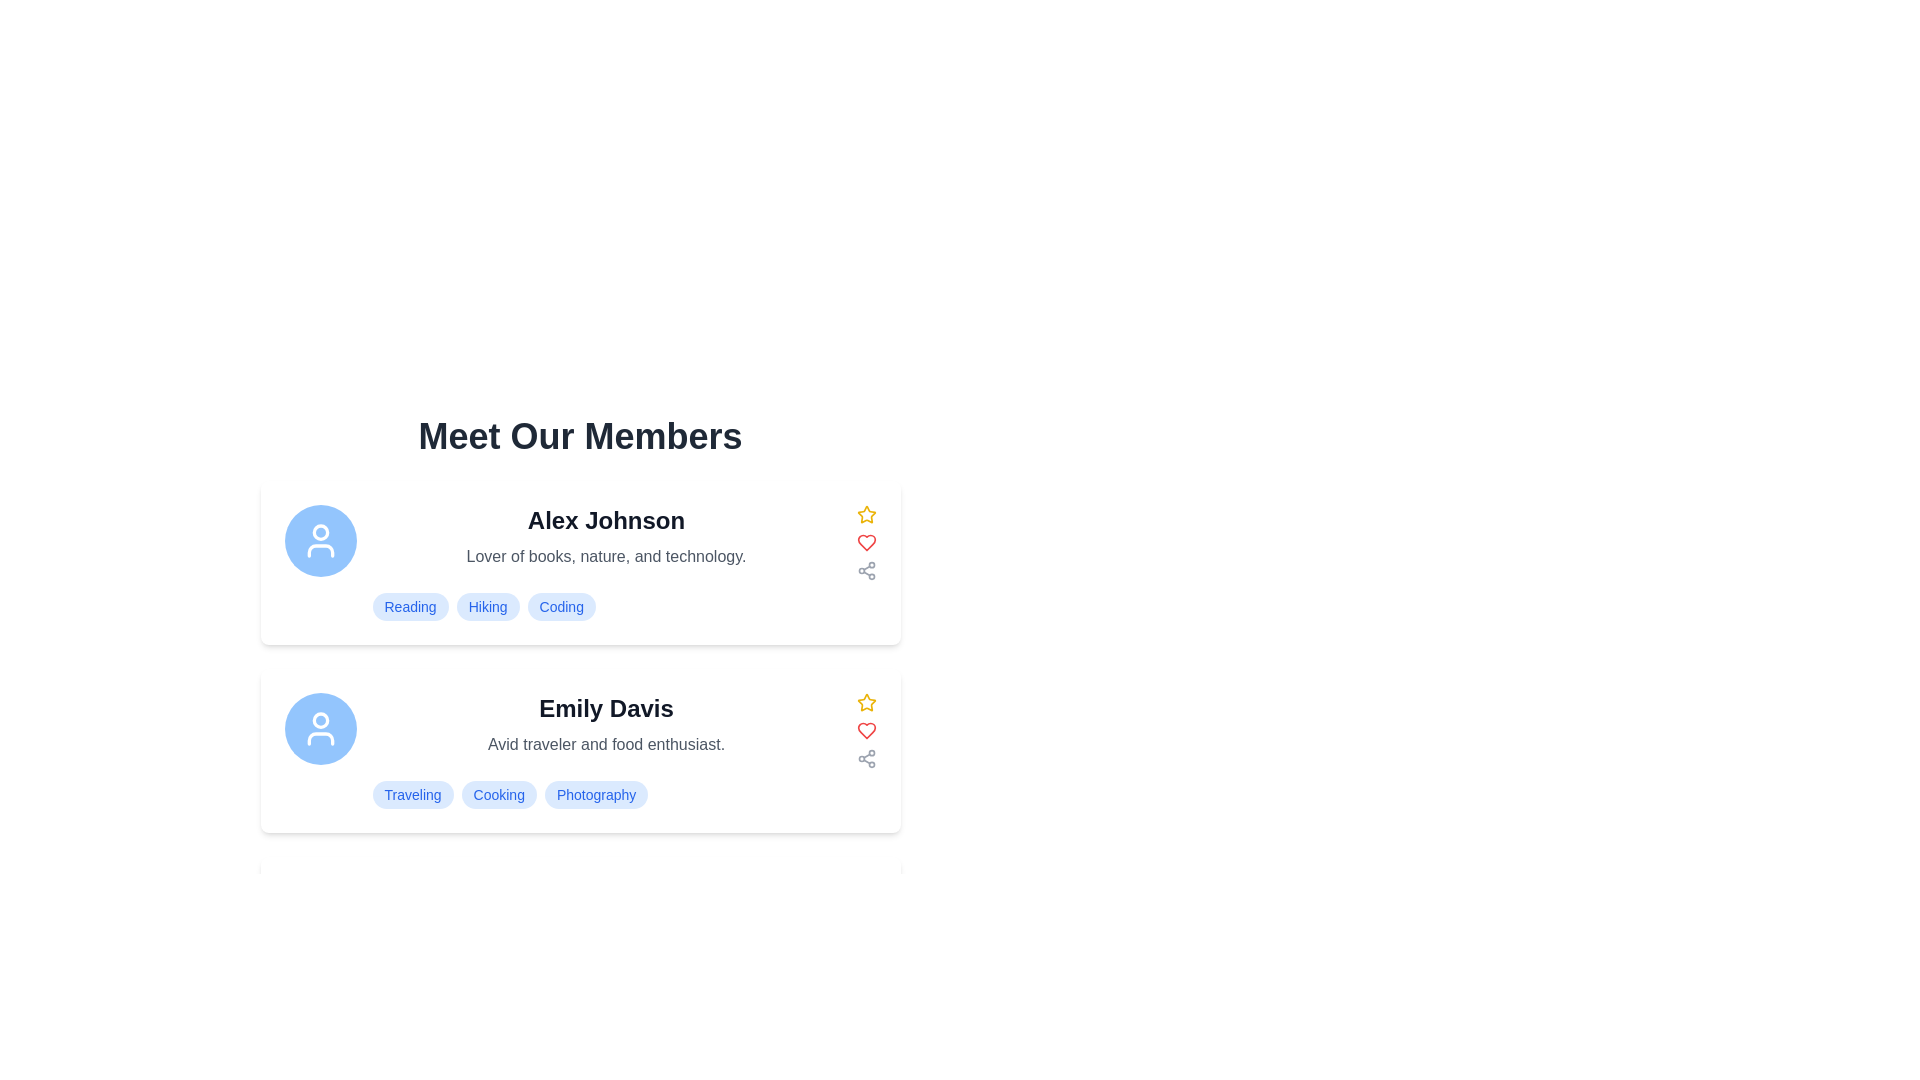 This screenshot has width=1920, height=1080. What do you see at coordinates (866, 731) in the screenshot?
I see `the heart icon for the profile of Emily Davis` at bounding box center [866, 731].